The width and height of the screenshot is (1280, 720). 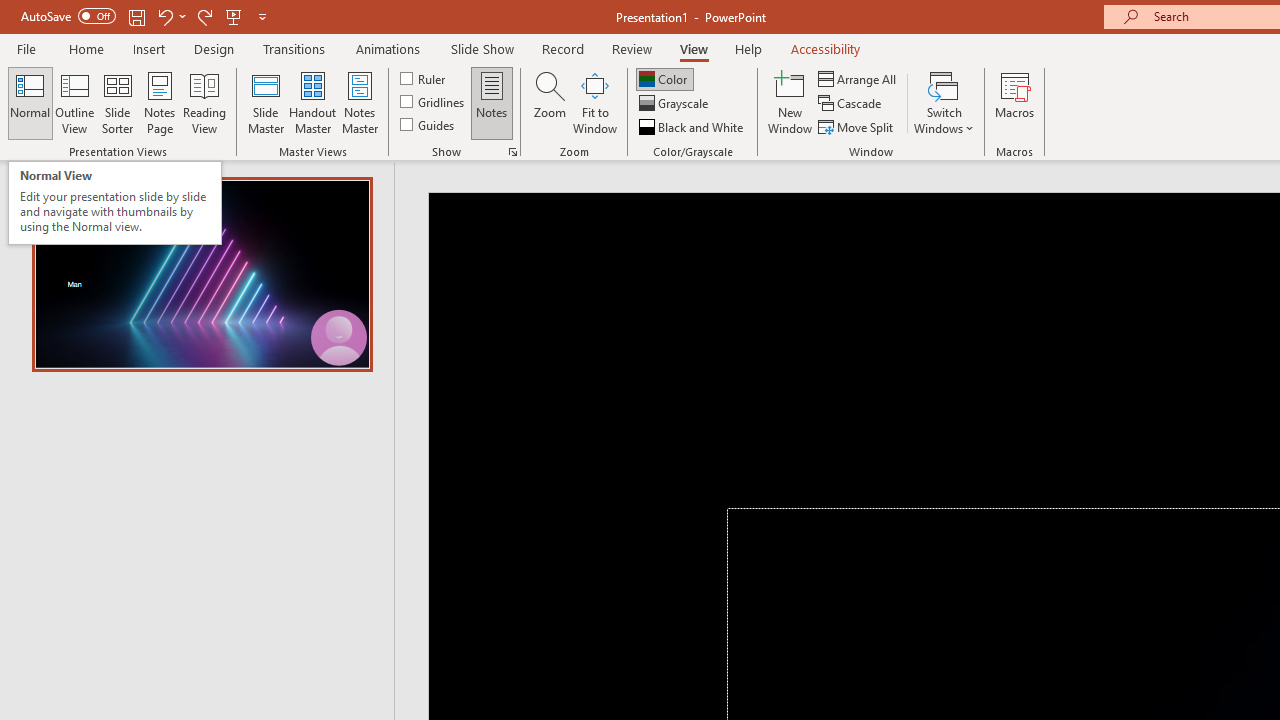 I want to click on 'Switch Windows', so click(x=943, y=103).